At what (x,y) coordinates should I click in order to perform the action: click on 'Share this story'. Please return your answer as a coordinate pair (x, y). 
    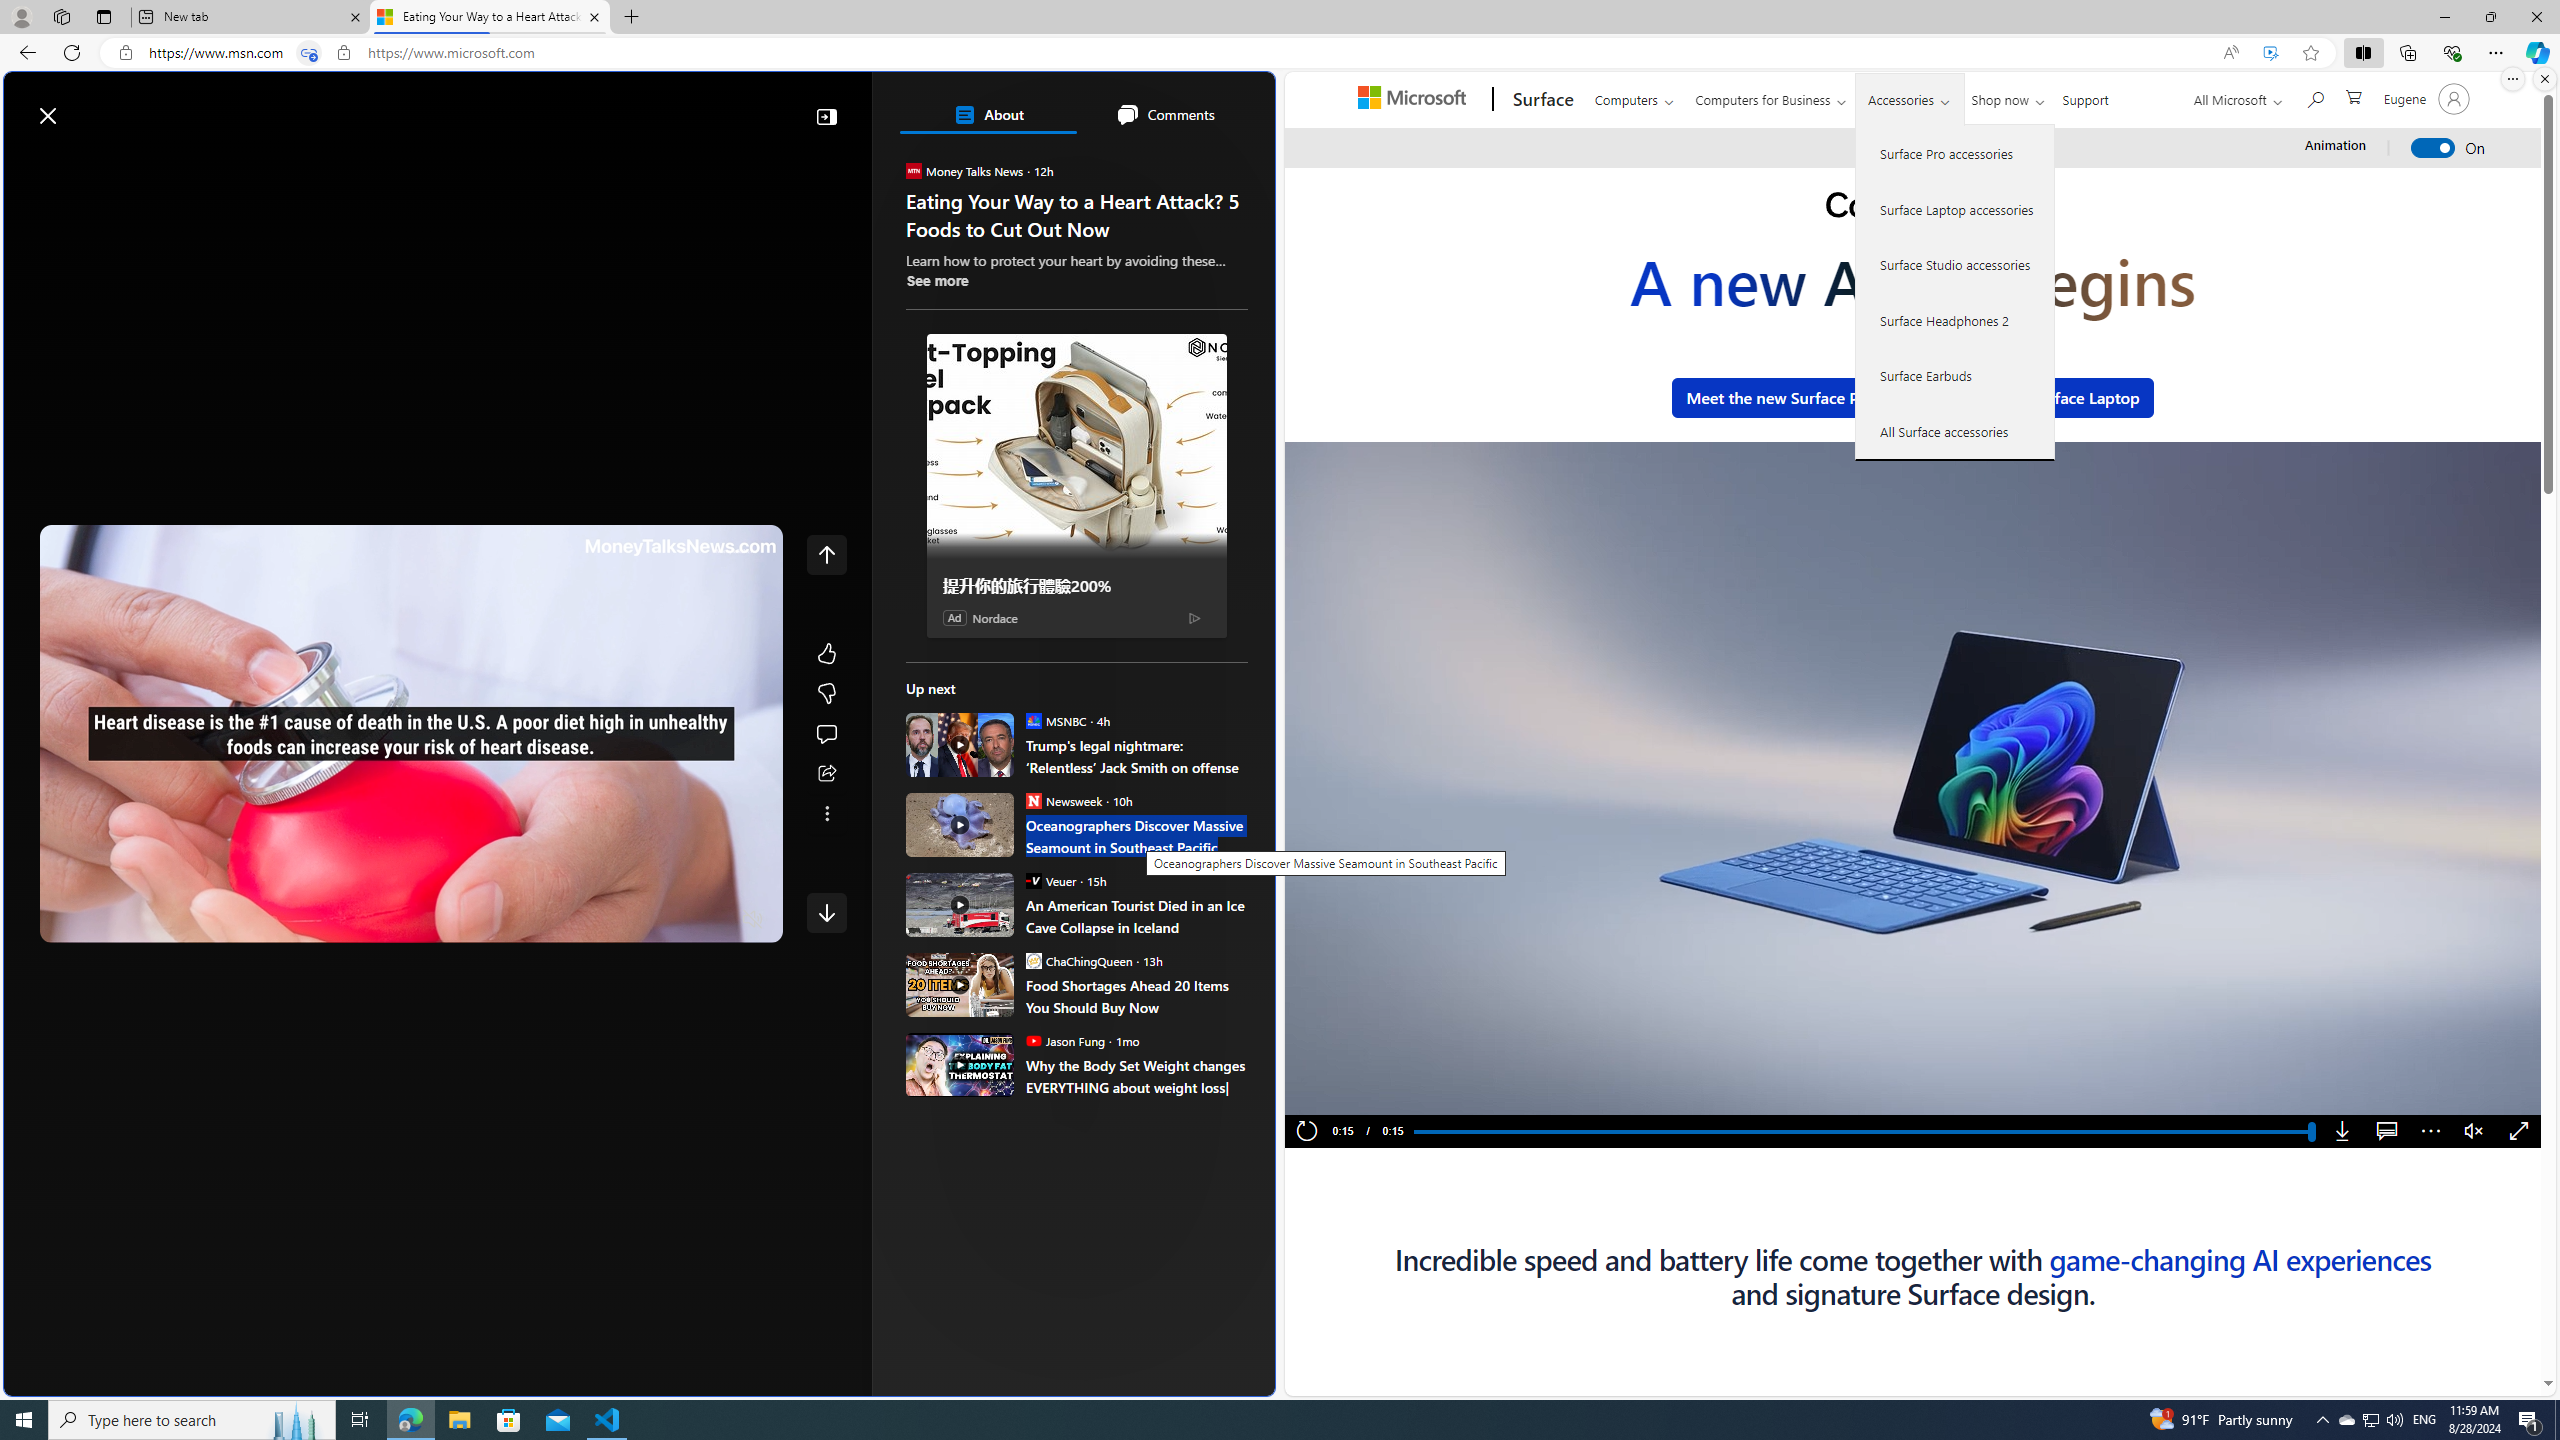
    Looking at the image, I should click on (826, 773).